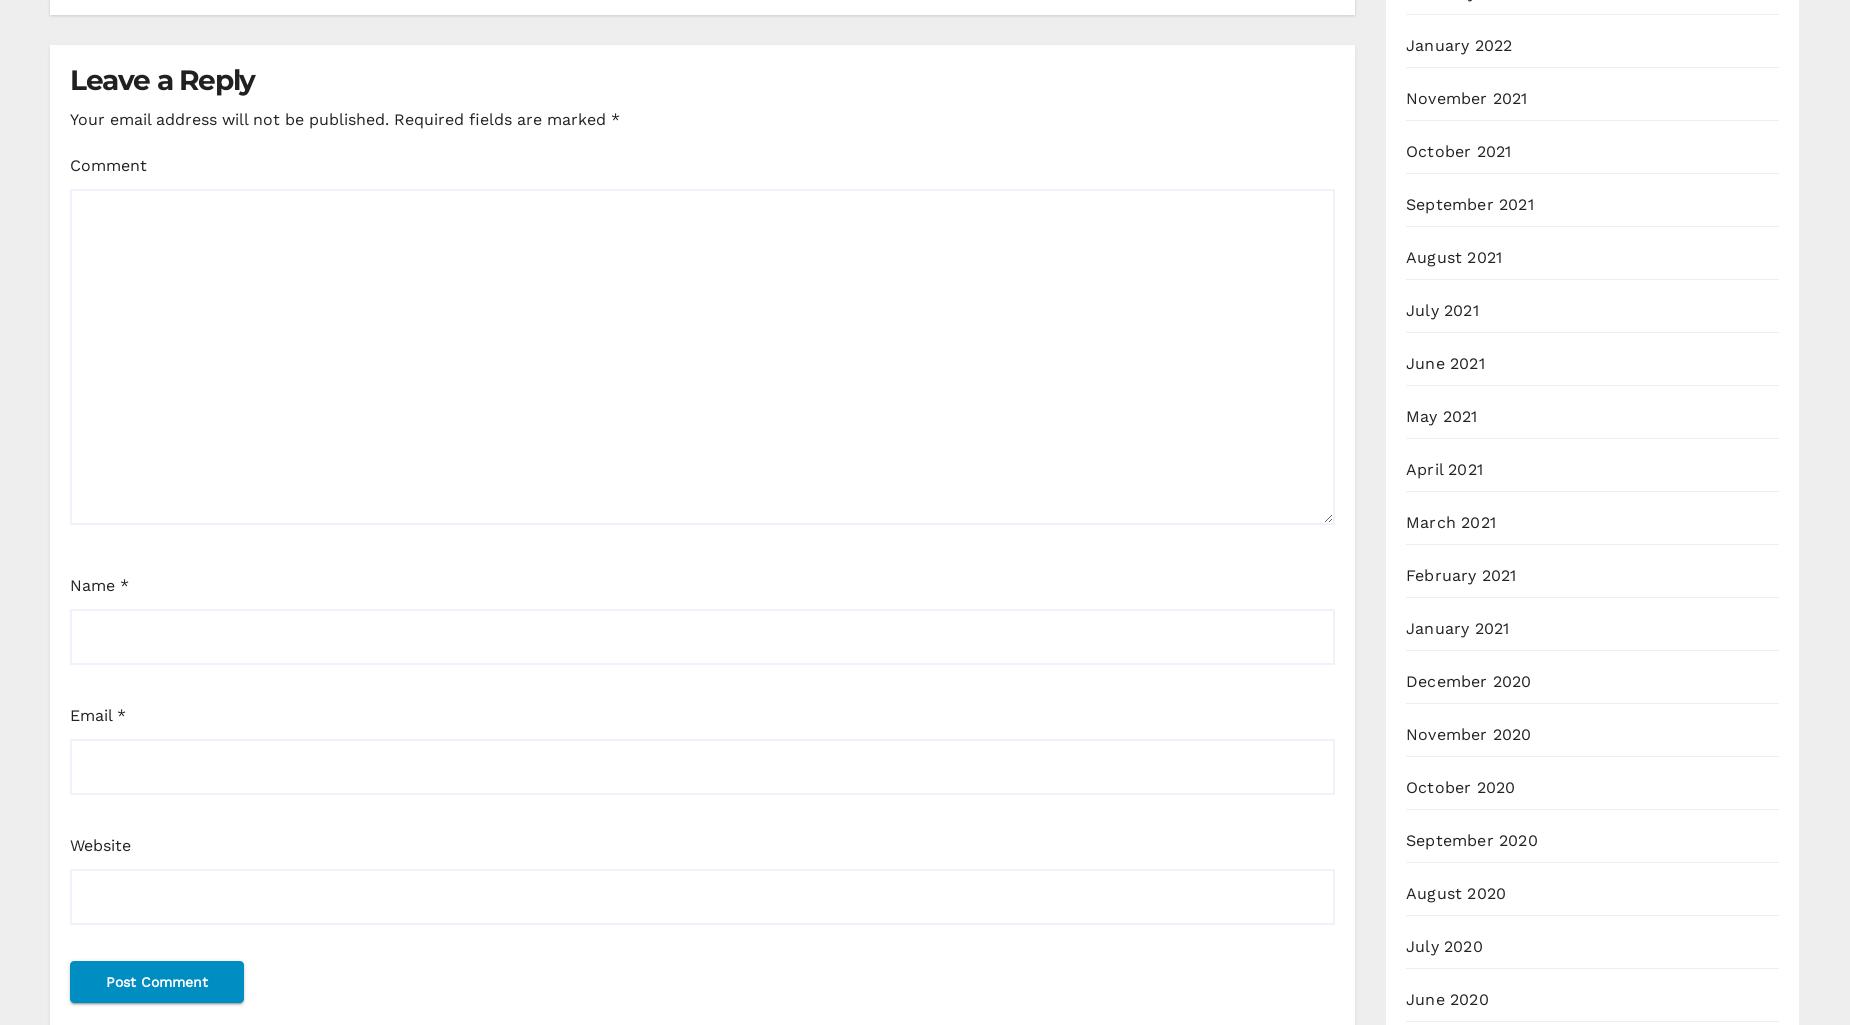 The height and width of the screenshot is (1025, 1850). I want to click on 'June 2021', so click(1406, 362).